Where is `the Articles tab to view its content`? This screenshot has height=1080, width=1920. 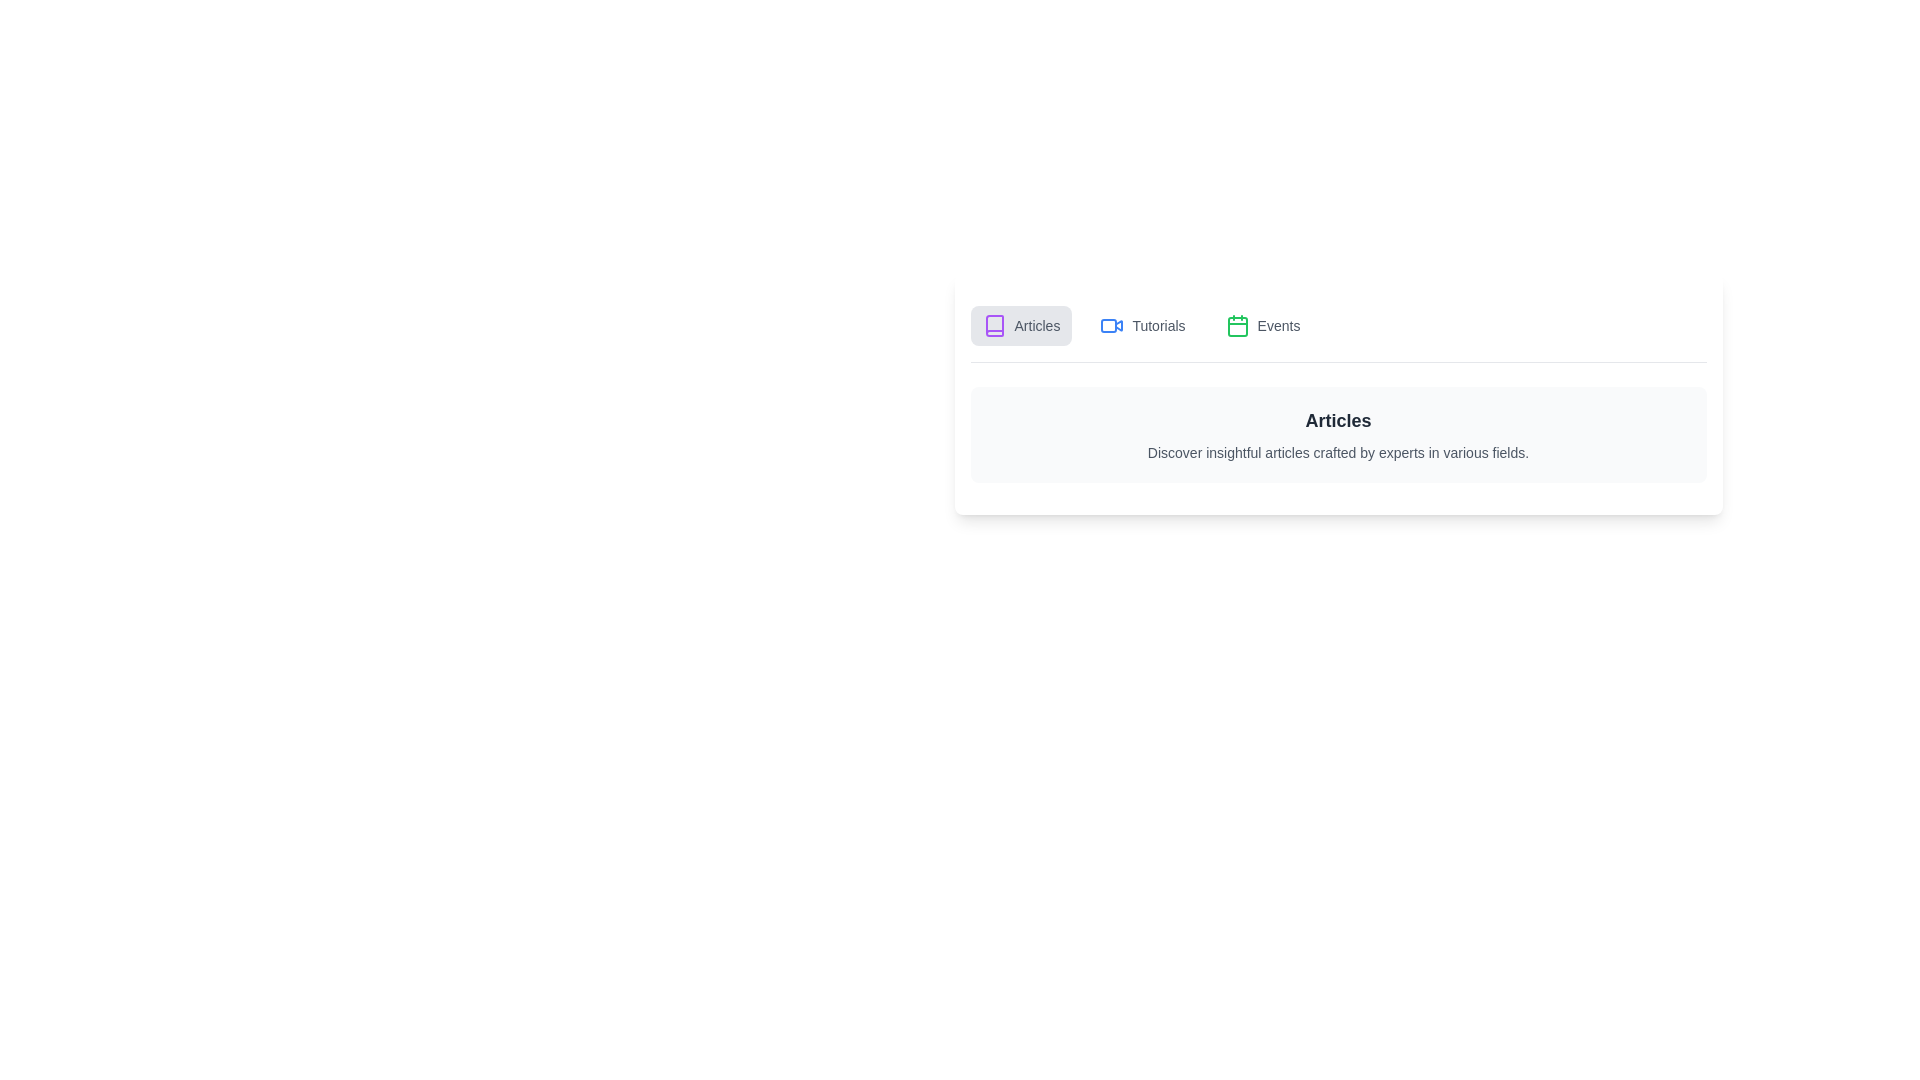 the Articles tab to view its content is located at coordinates (1021, 325).